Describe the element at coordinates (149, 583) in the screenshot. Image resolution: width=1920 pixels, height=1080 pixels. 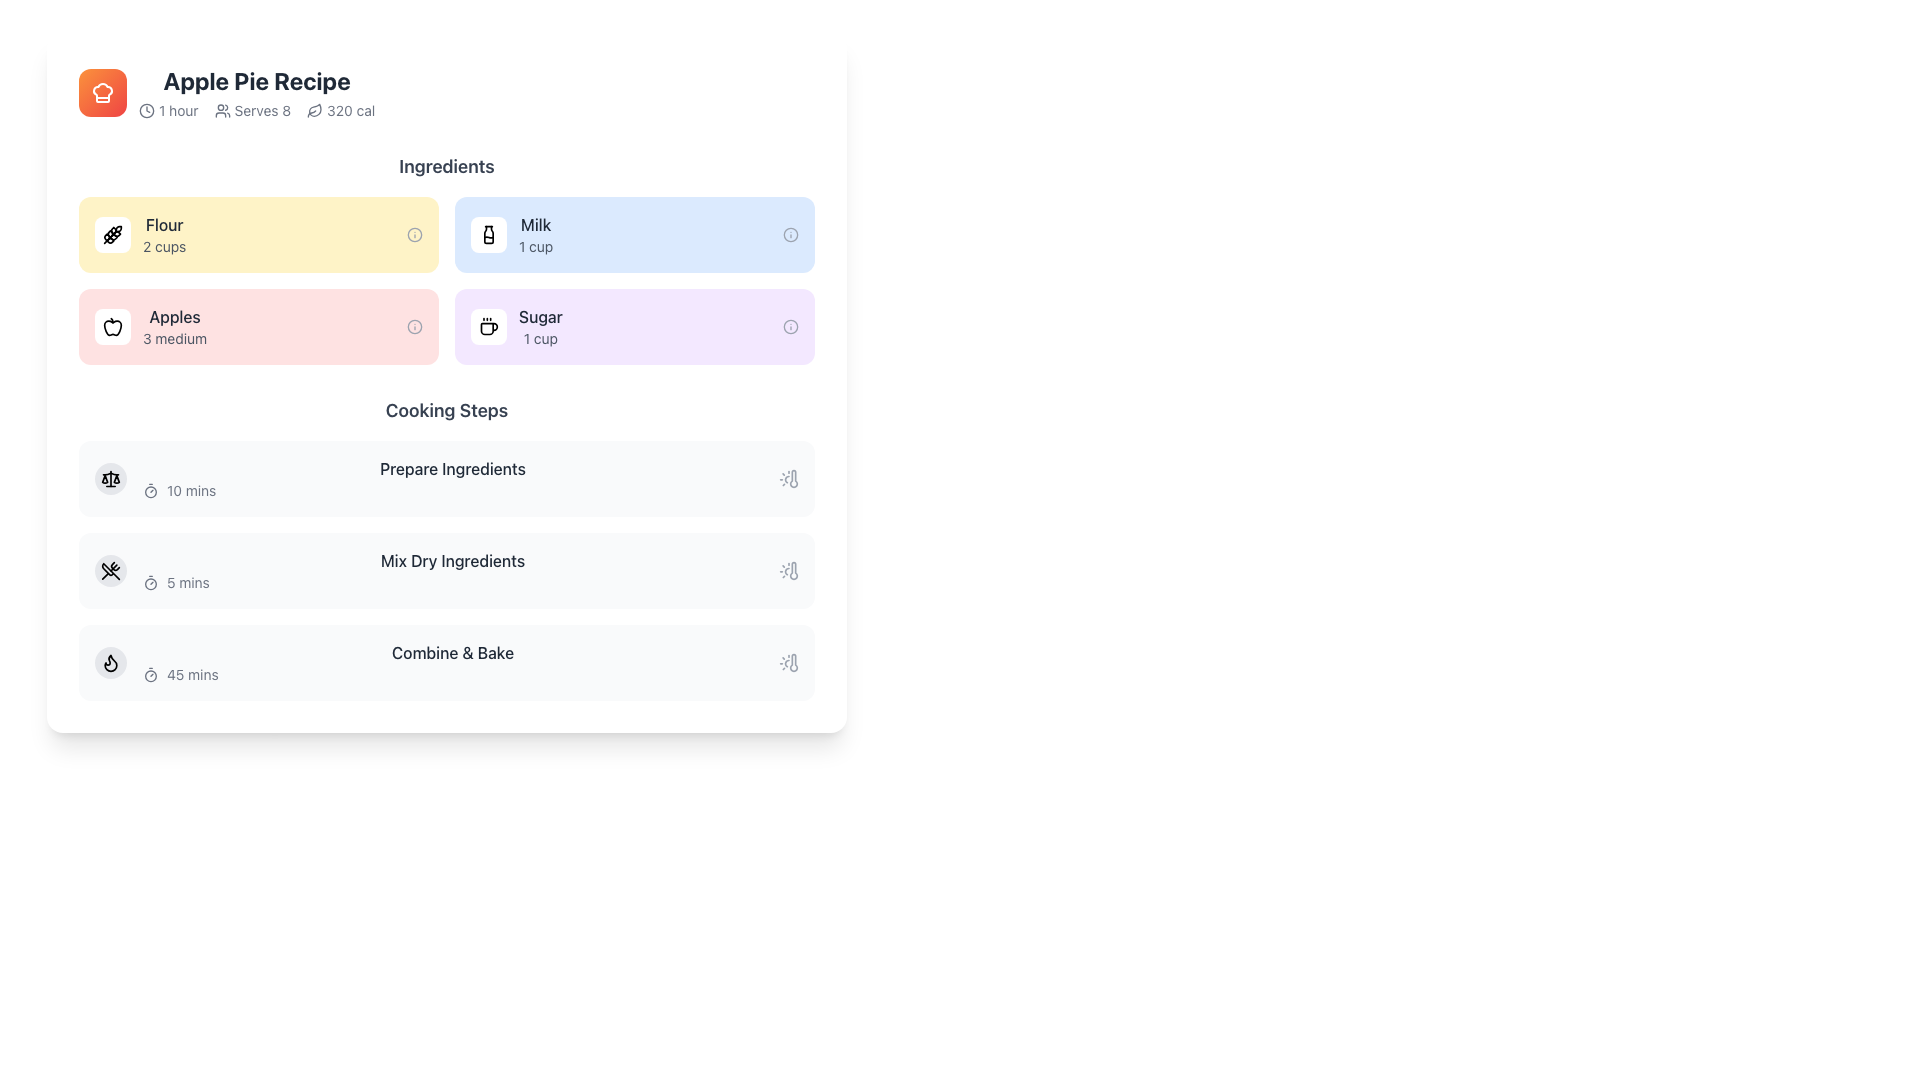
I see `the circular icon representing the timer, which is located adjacent to the step labeled 'Mix Dry Ingredients' in the cooking steps list` at that location.